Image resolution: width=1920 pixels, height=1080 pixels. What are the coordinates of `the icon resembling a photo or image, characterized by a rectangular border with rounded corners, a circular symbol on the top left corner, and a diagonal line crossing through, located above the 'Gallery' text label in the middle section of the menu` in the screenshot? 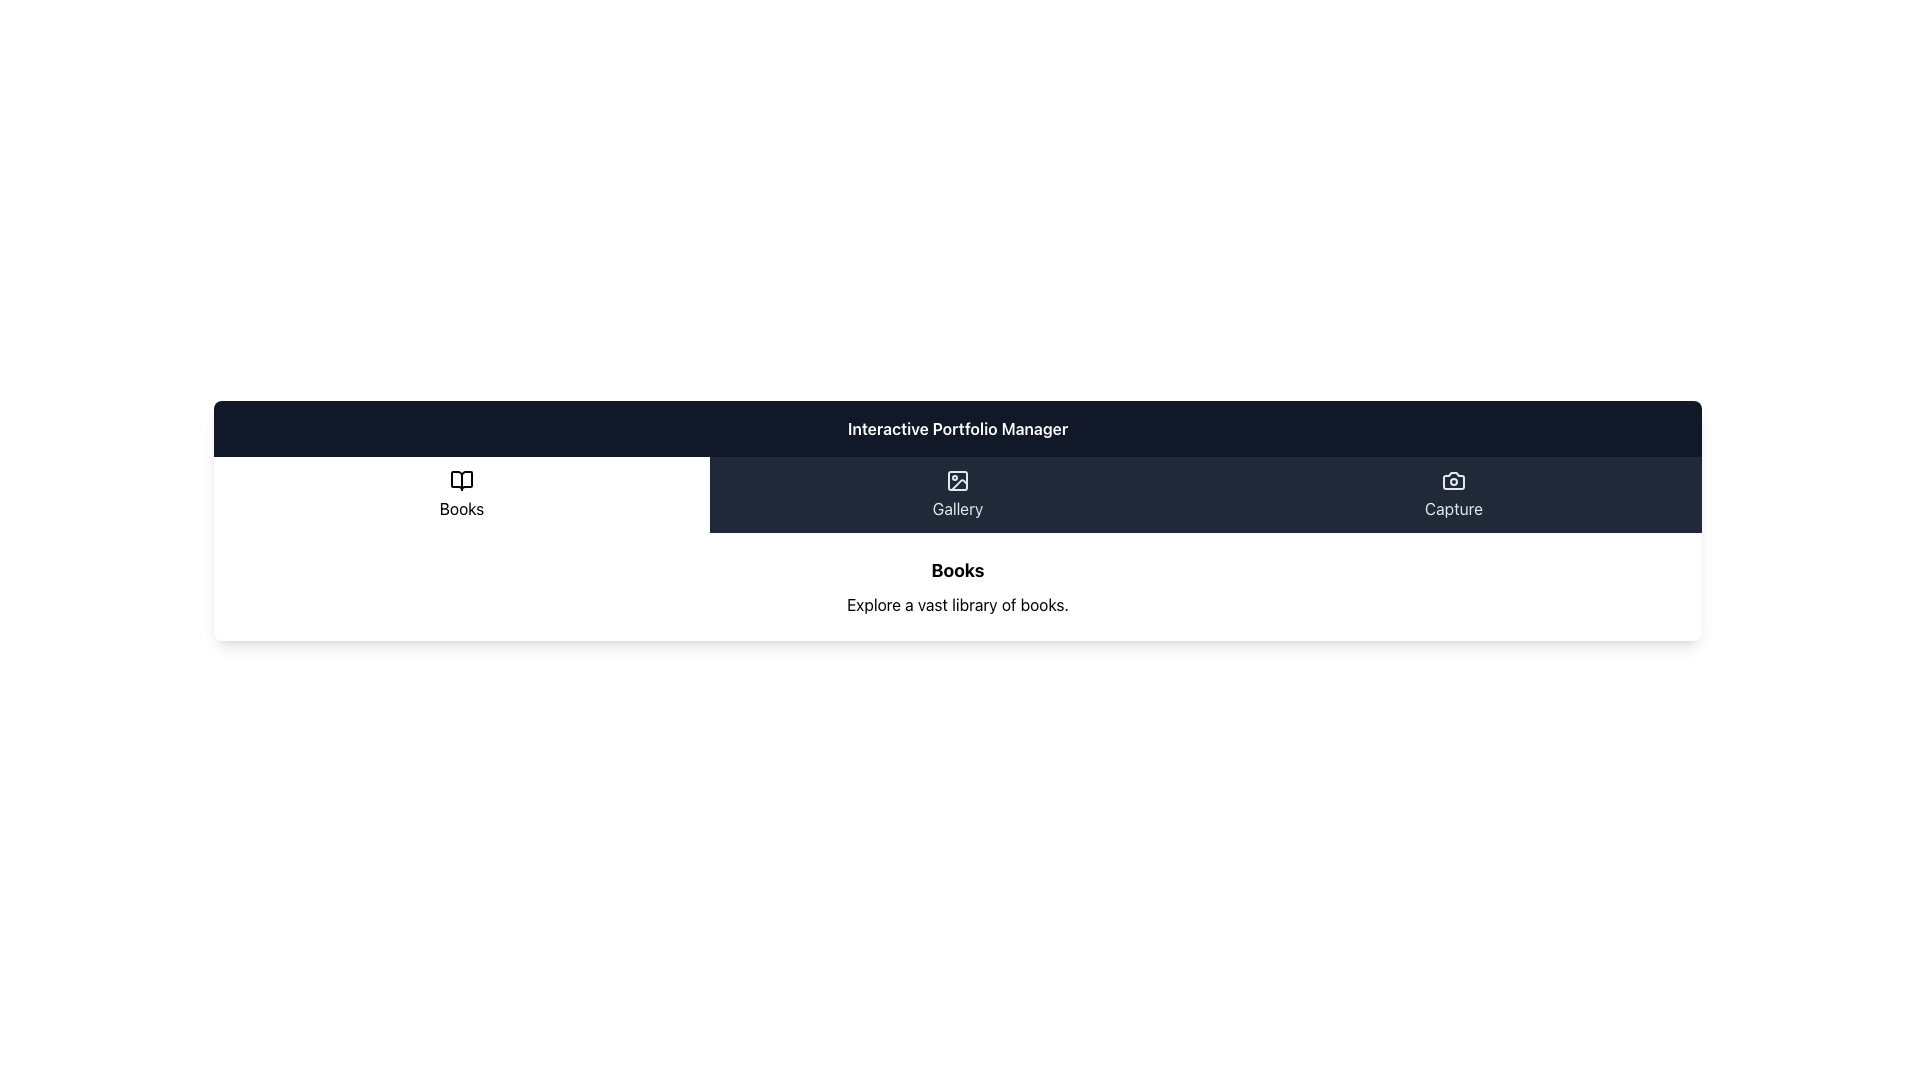 It's located at (957, 481).